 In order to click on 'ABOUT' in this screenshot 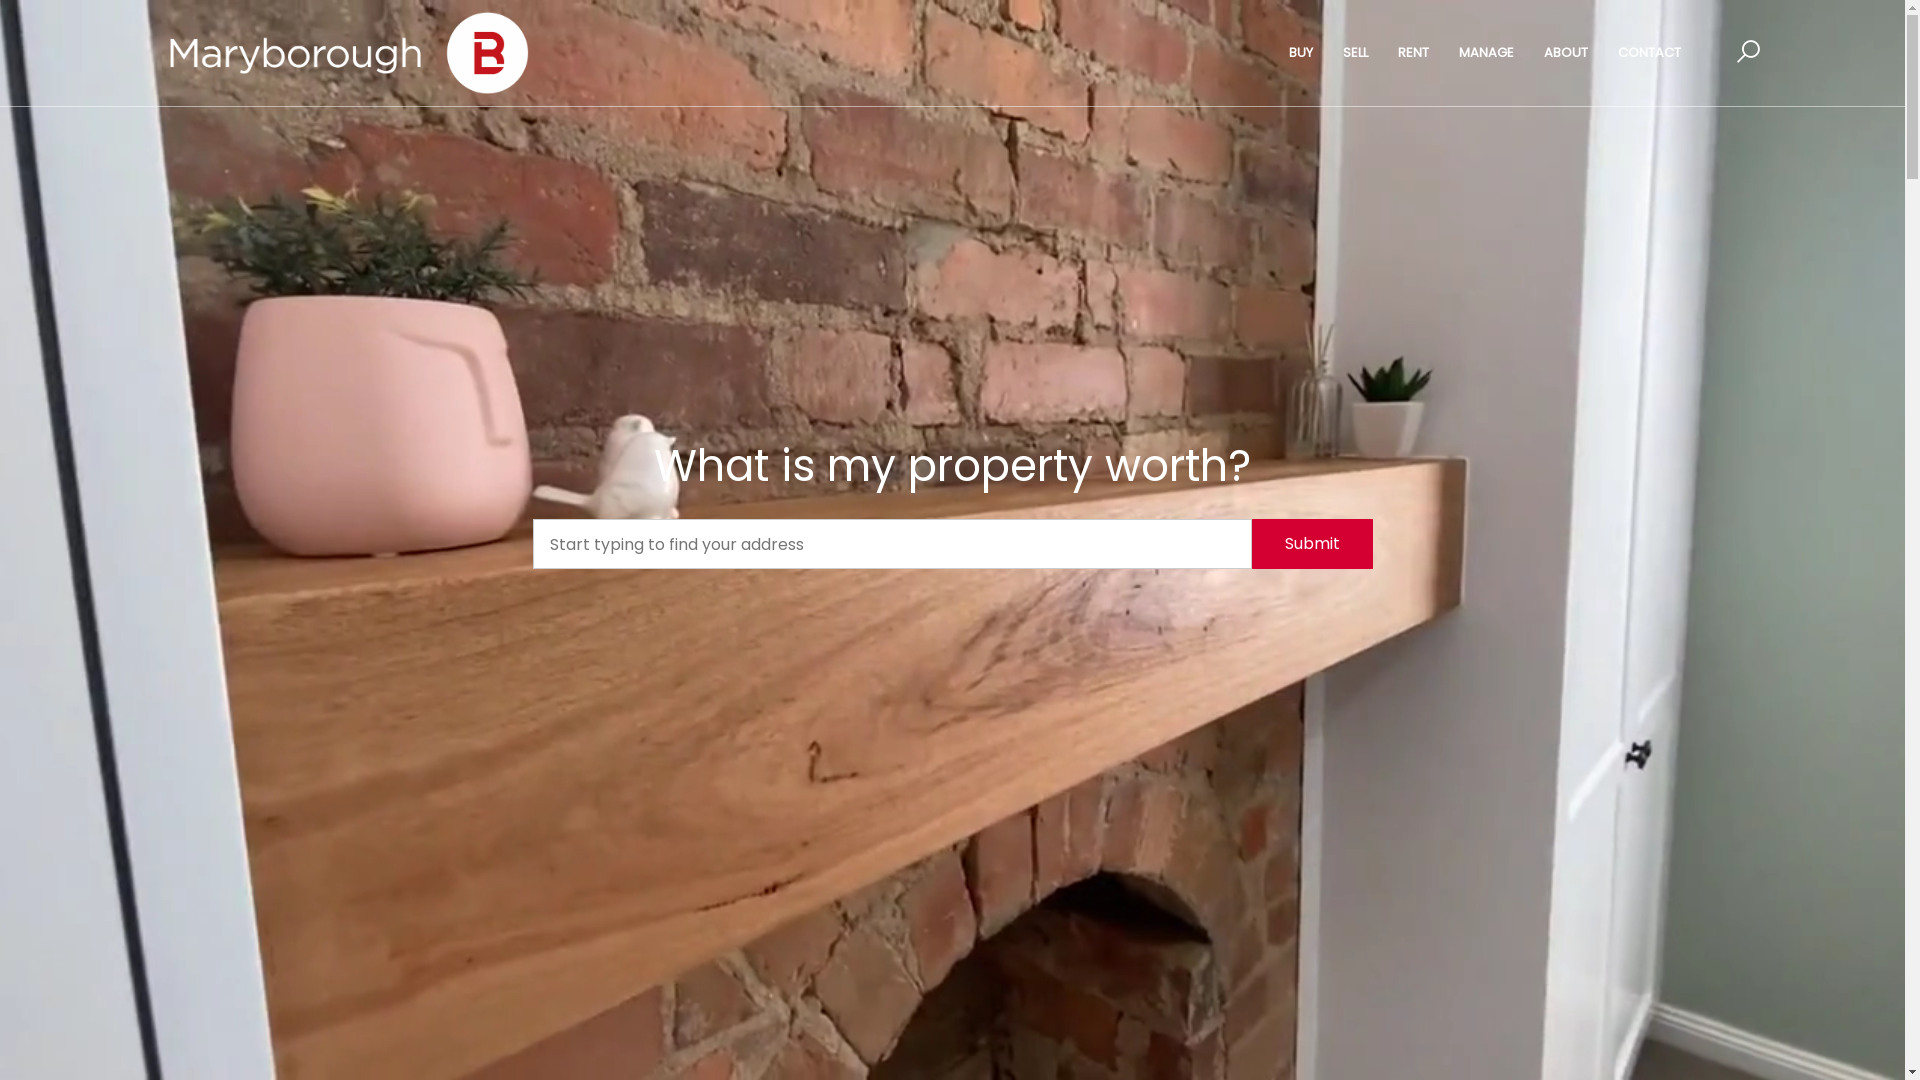, I will do `click(1564, 52)`.